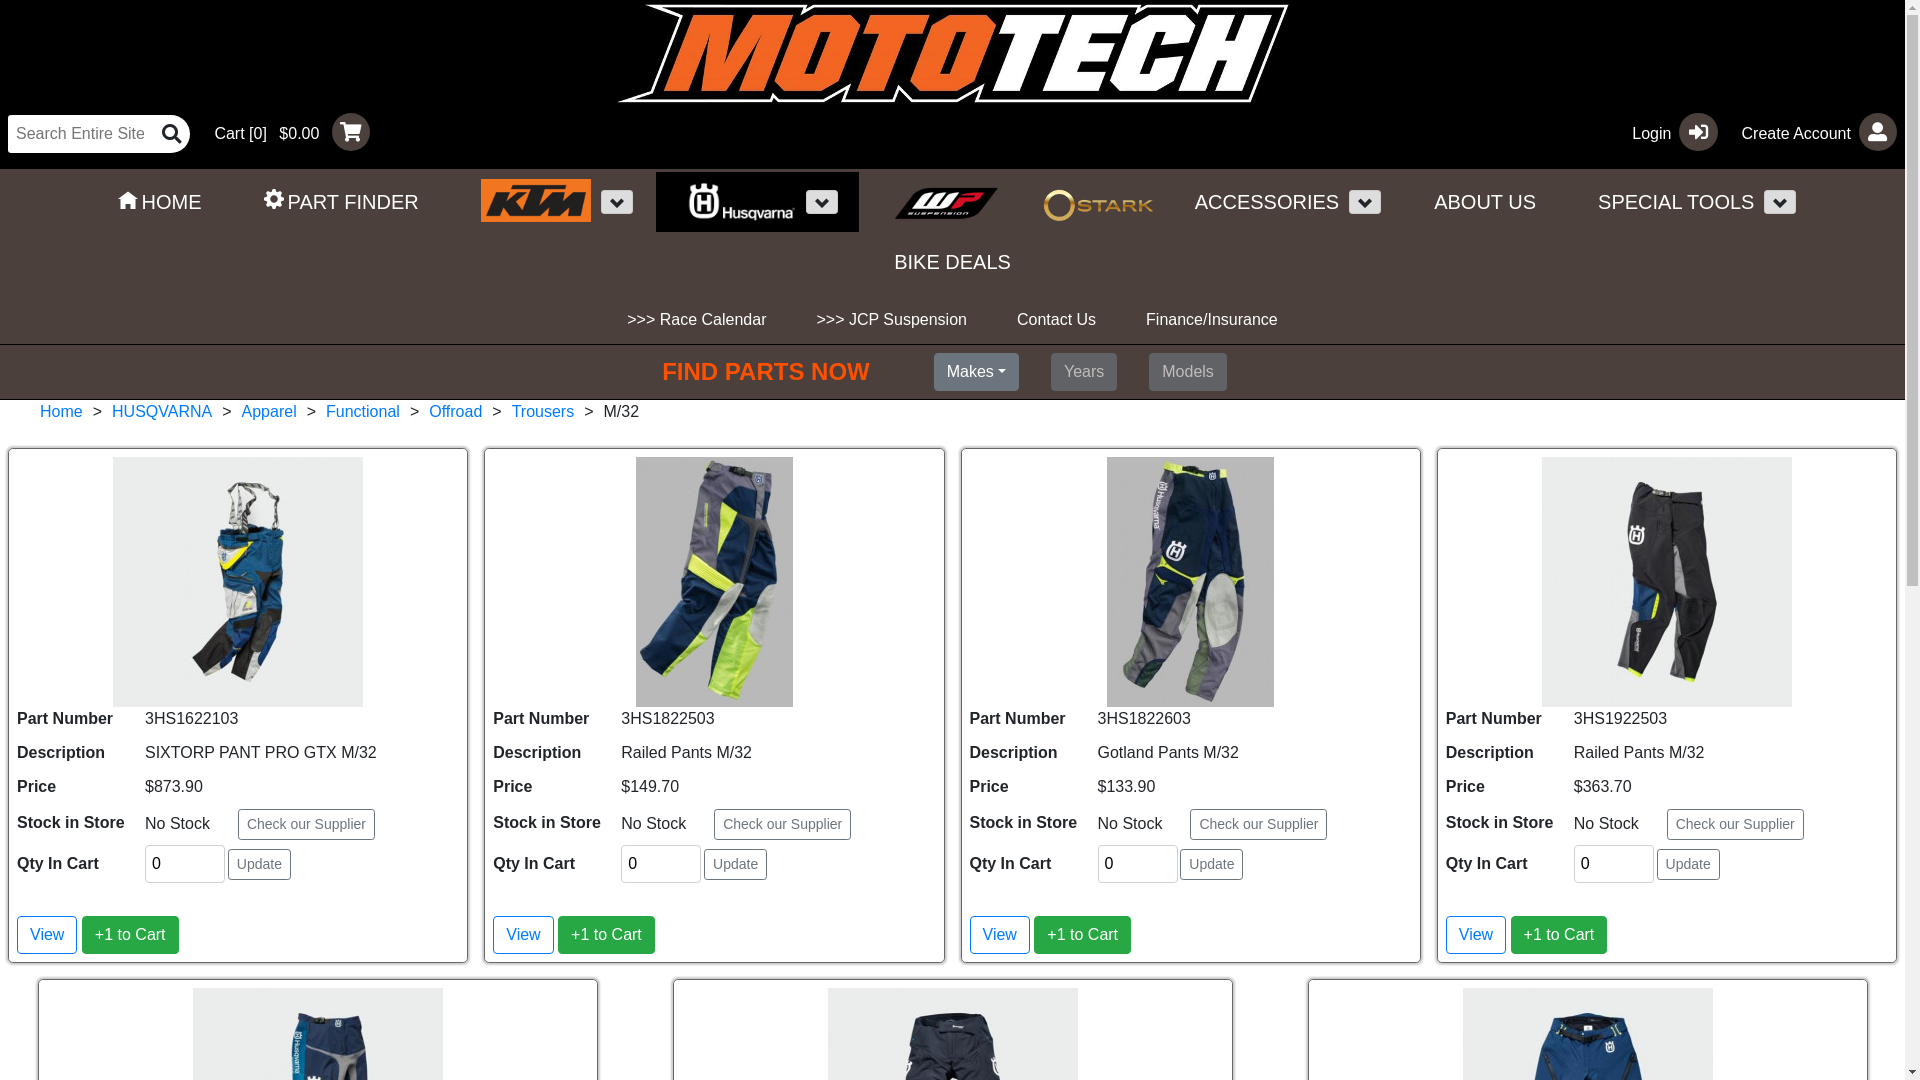 The width and height of the screenshot is (1920, 1080). I want to click on 'FIND PARTS NOW', so click(662, 371).